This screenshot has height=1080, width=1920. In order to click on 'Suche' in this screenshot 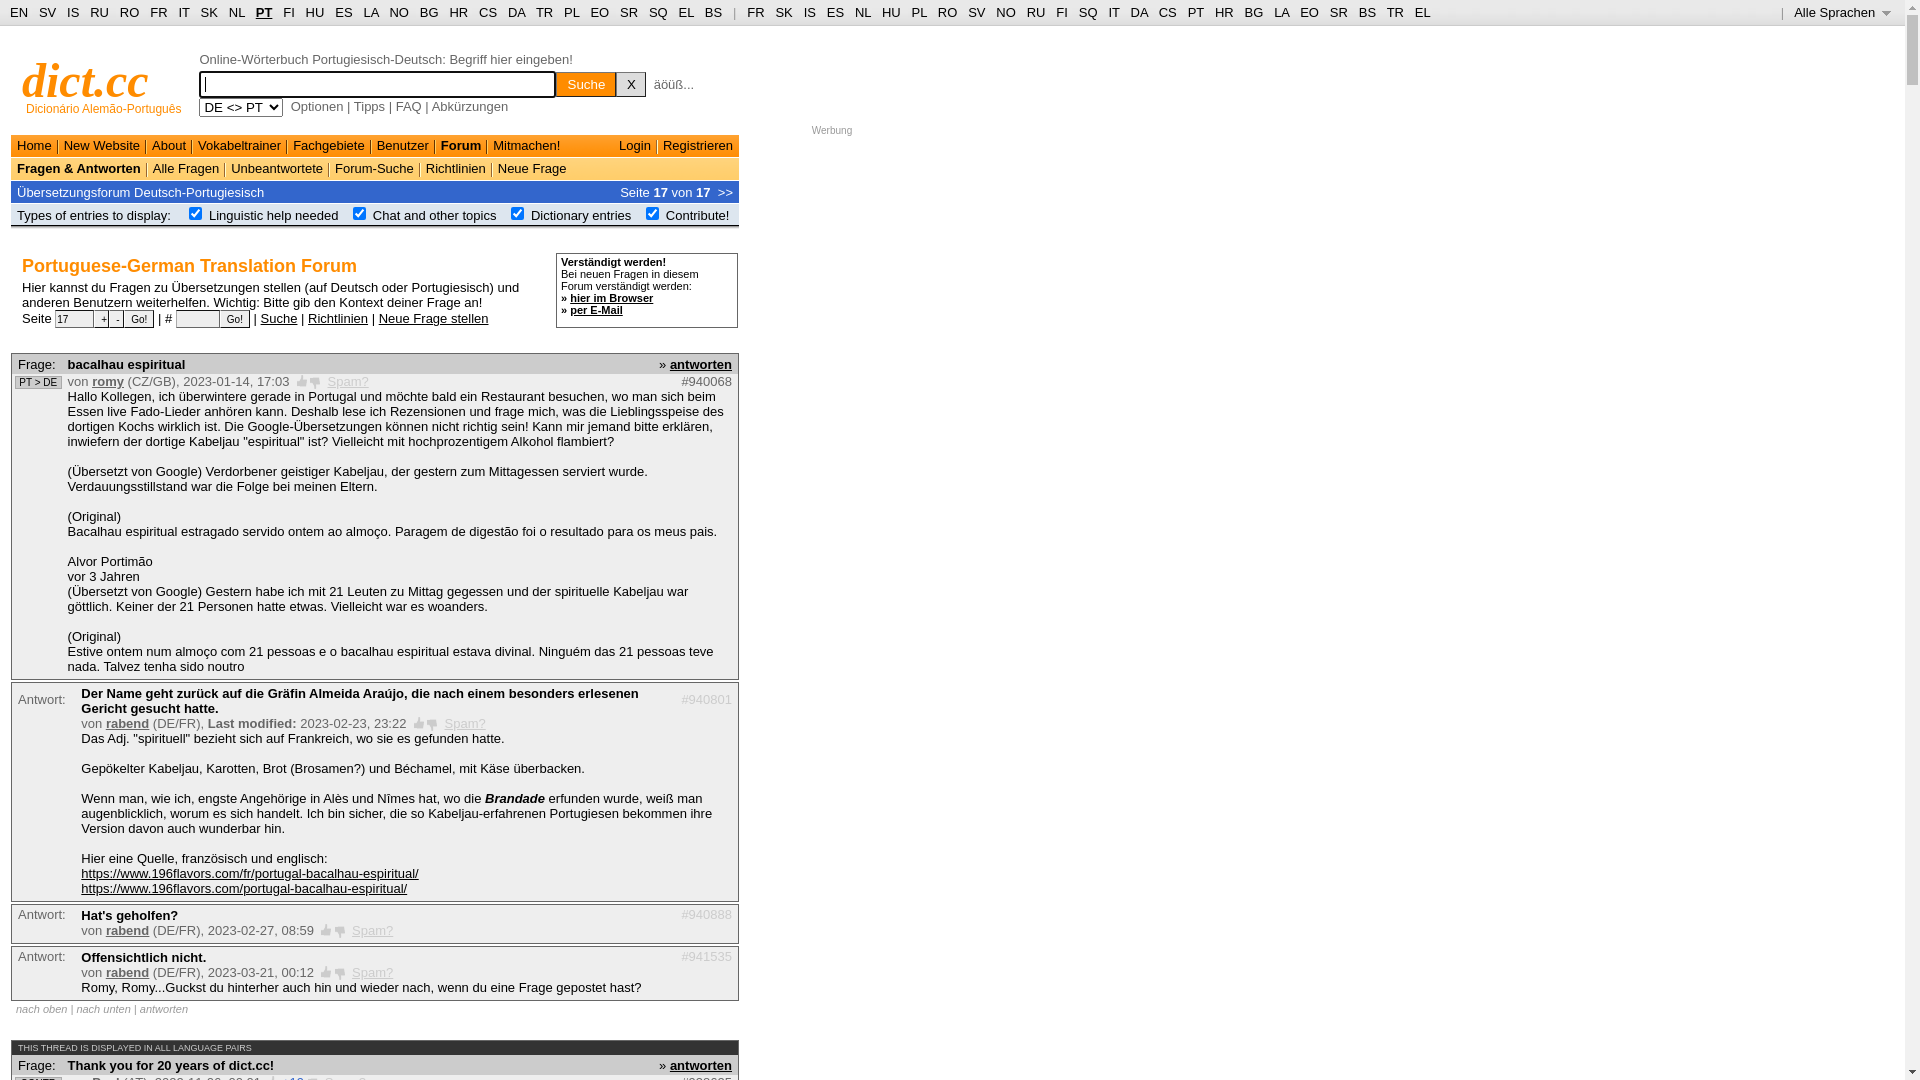, I will do `click(278, 316)`.